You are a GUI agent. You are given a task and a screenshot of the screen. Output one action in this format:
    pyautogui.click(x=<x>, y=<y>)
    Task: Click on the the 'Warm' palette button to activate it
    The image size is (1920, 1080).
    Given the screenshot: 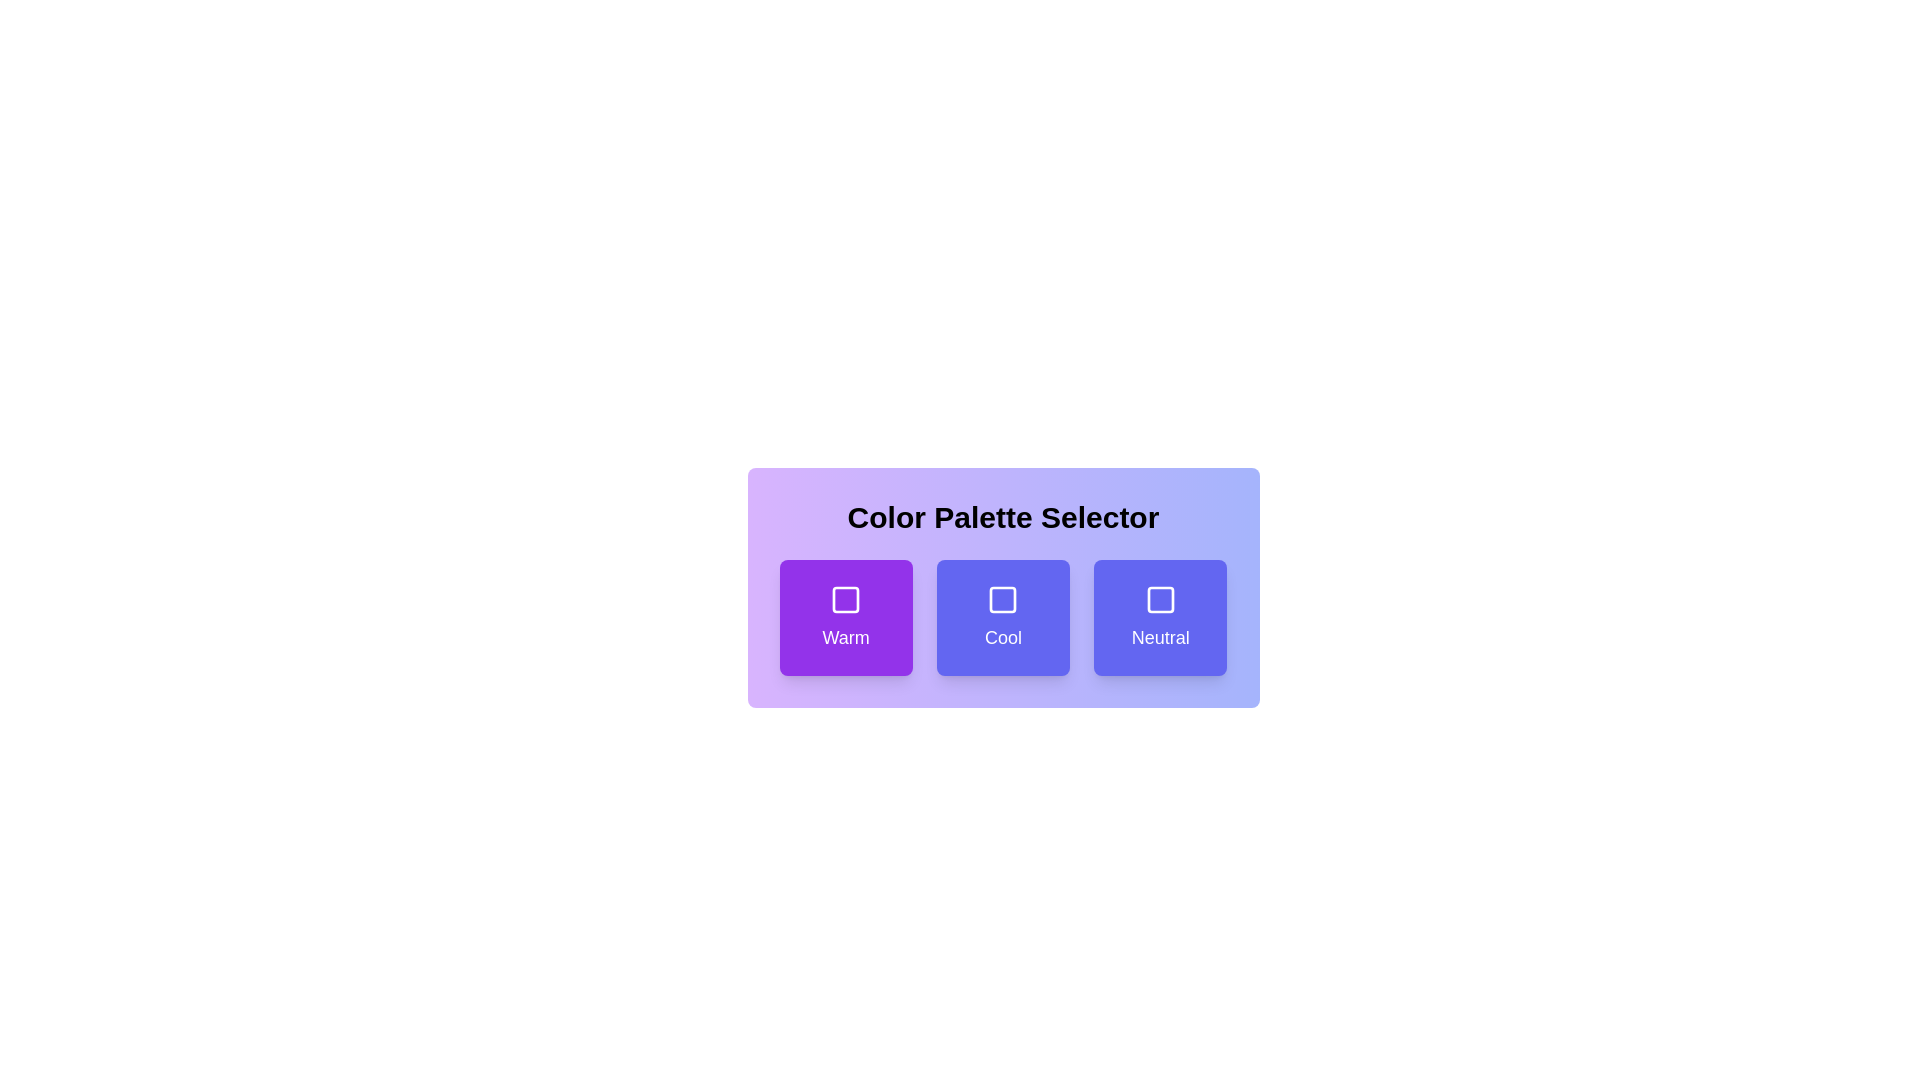 What is the action you would take?
    pyautogui.click(x=846, y=616)
    